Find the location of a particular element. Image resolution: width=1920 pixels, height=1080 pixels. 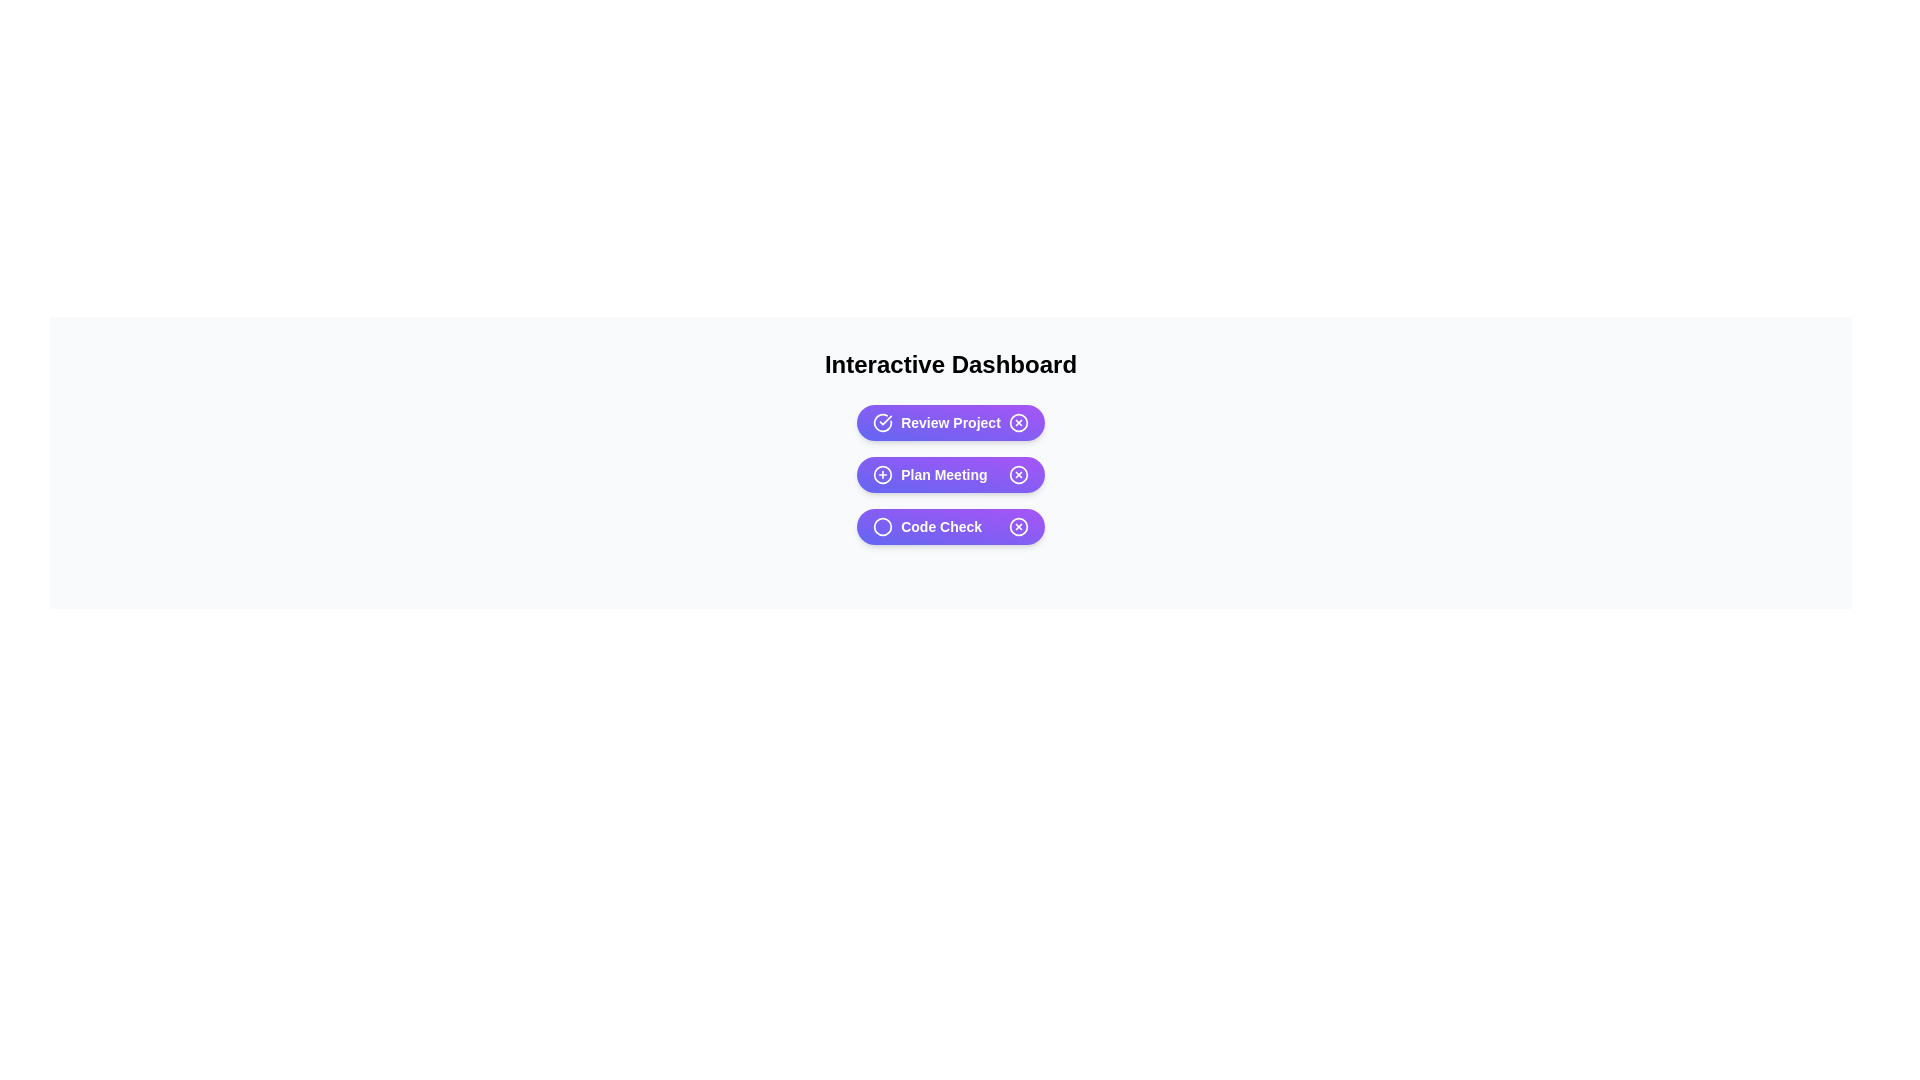

the close button of the chip labeled Review Project to remove it is located at coordinates (1018, 422).